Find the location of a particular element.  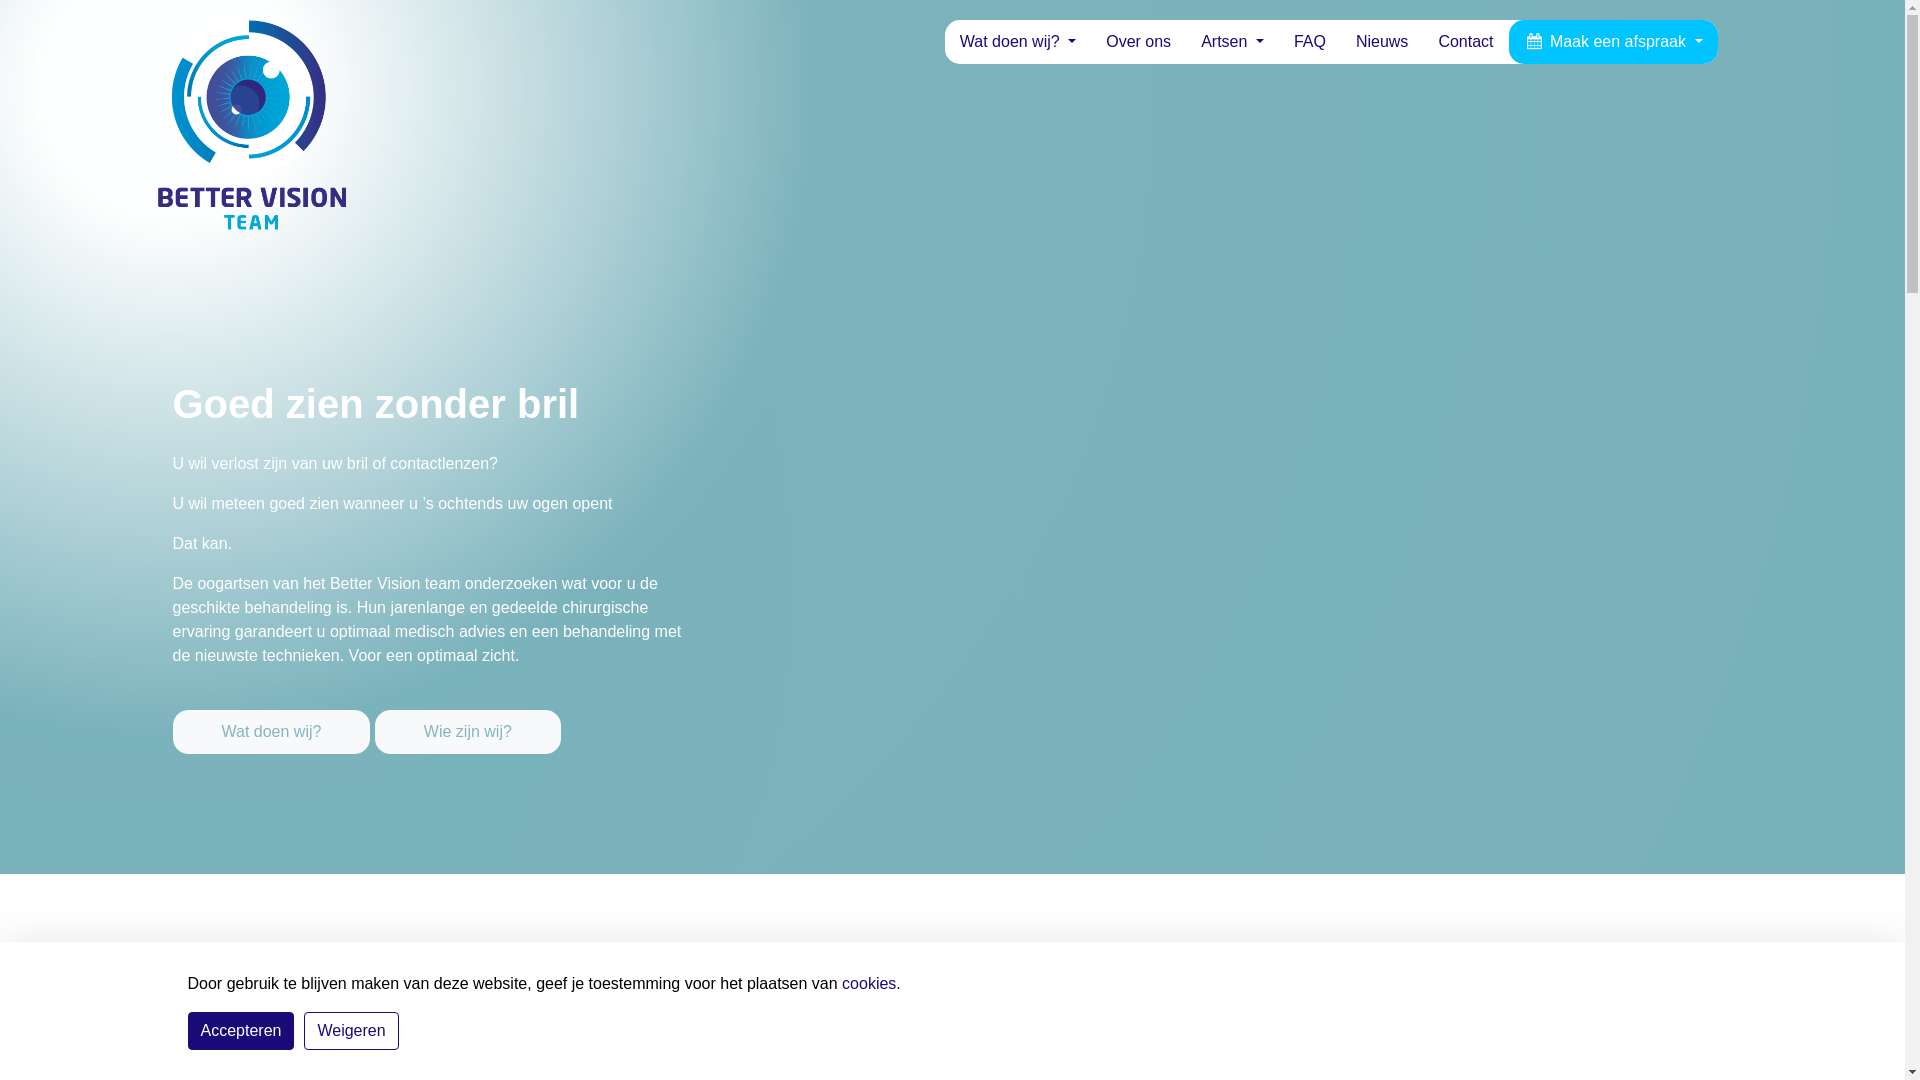

'Artsen' is located at coordinates (1231, 42).